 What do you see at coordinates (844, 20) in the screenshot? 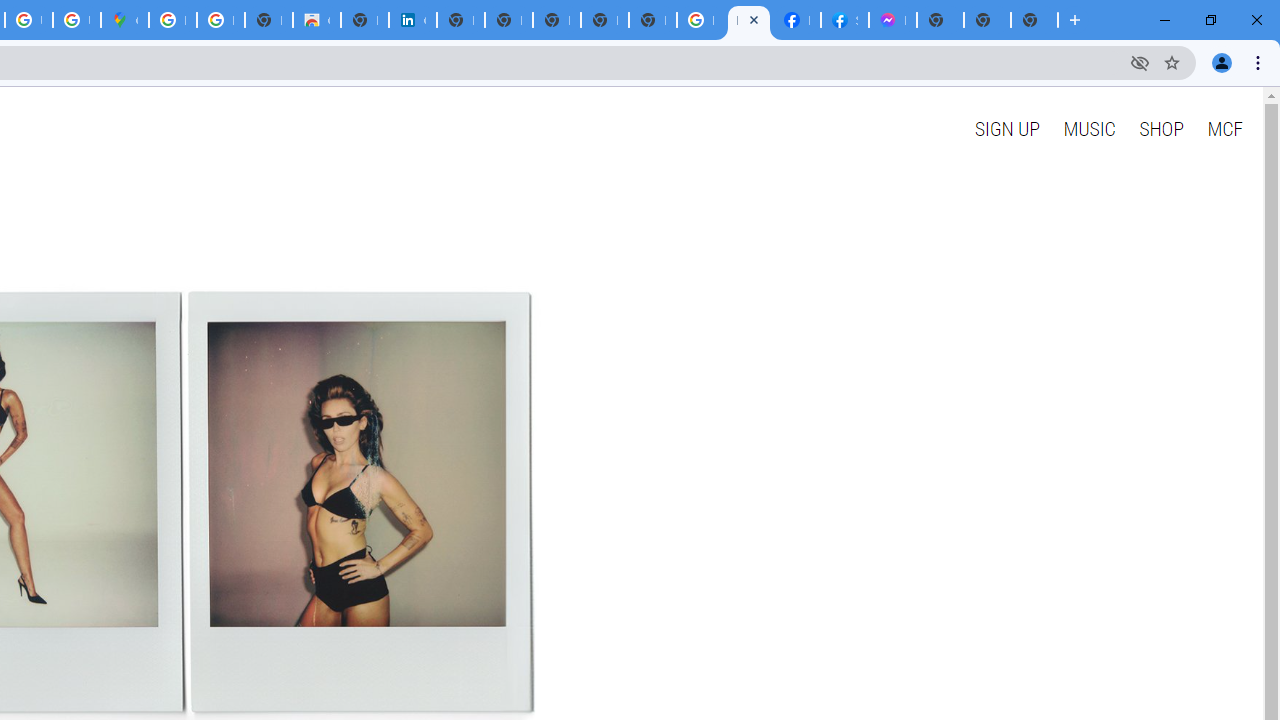
I see `'Sign Up for Facebook'` at bounding box center [844, 20].